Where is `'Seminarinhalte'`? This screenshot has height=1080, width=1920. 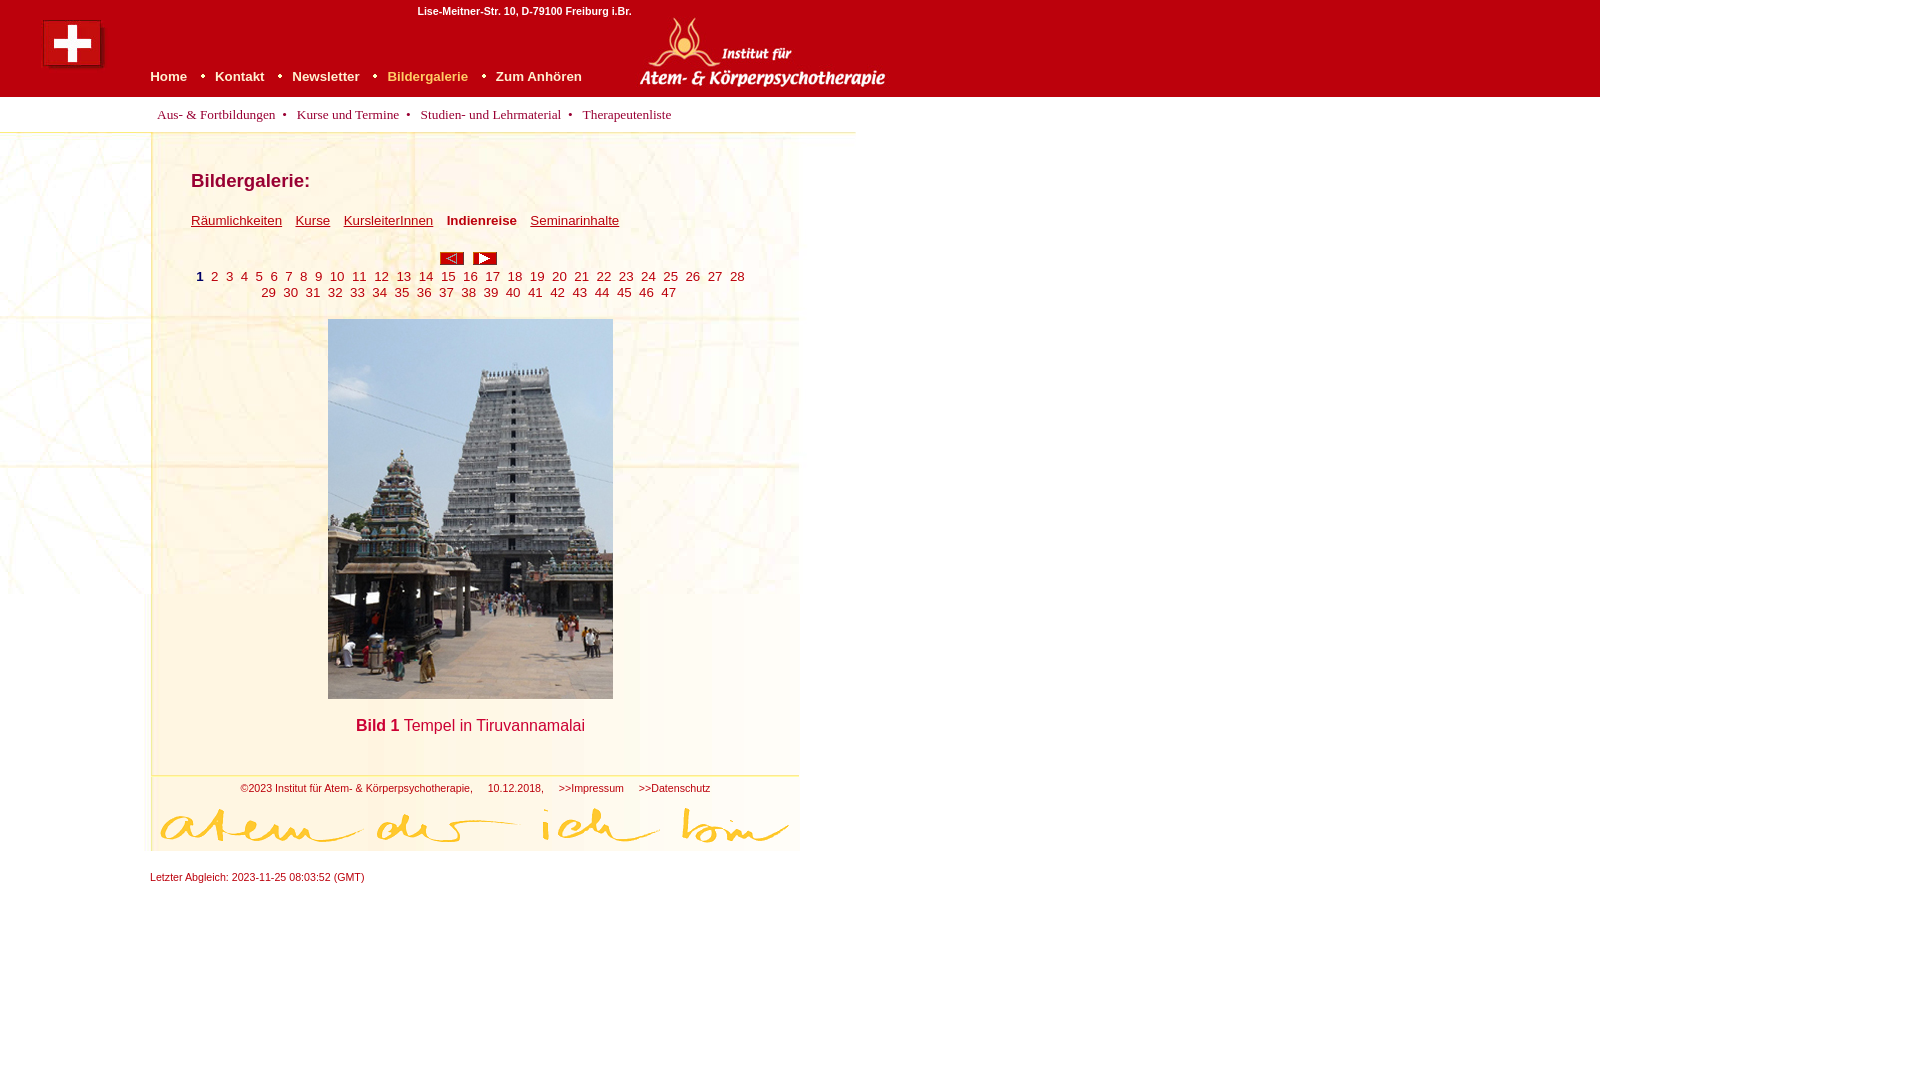
'Seminarinhalte' is located at coordinates (573, 220).